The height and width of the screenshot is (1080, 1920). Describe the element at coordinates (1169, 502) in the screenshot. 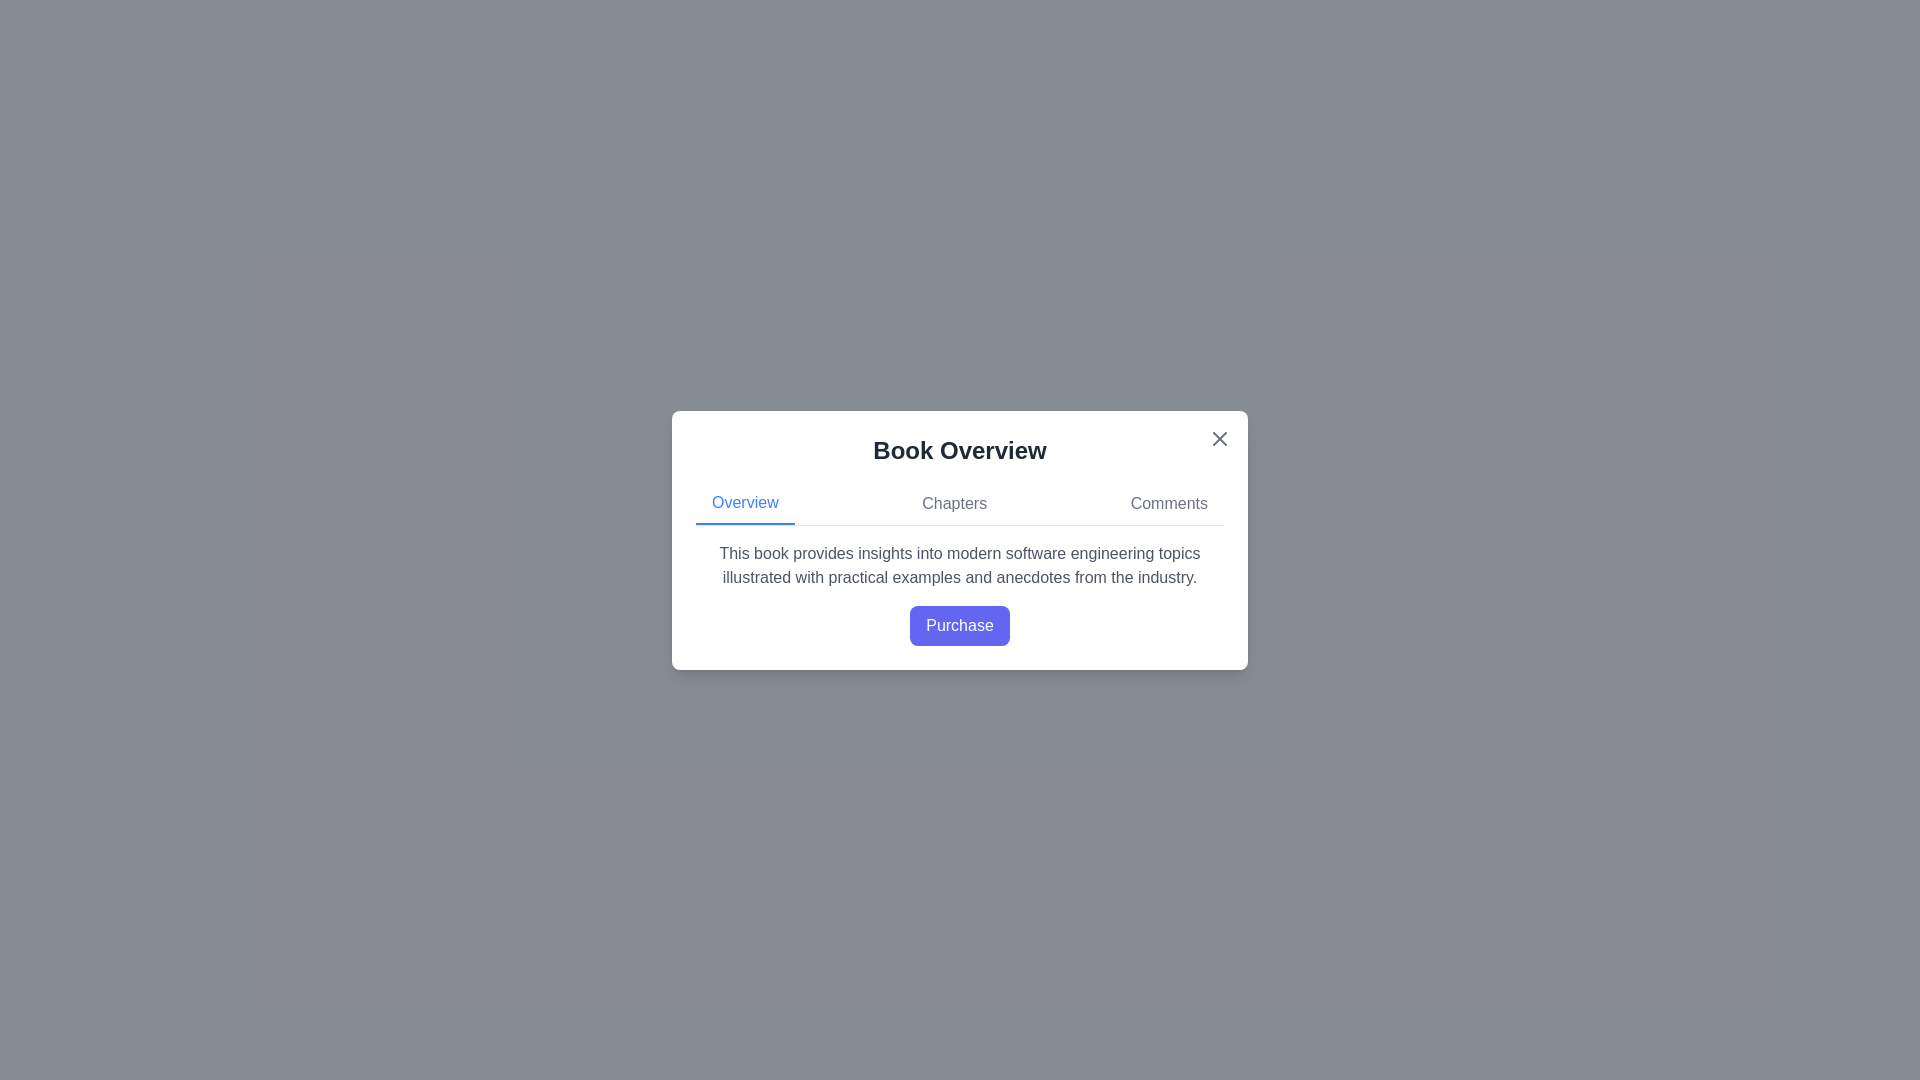

I see `the 'Comments' tab, which is the third tab in a horizontal row, located to the right of 'Chapters' and 'Overview' in the upper middle section of the pop-up` at that location.